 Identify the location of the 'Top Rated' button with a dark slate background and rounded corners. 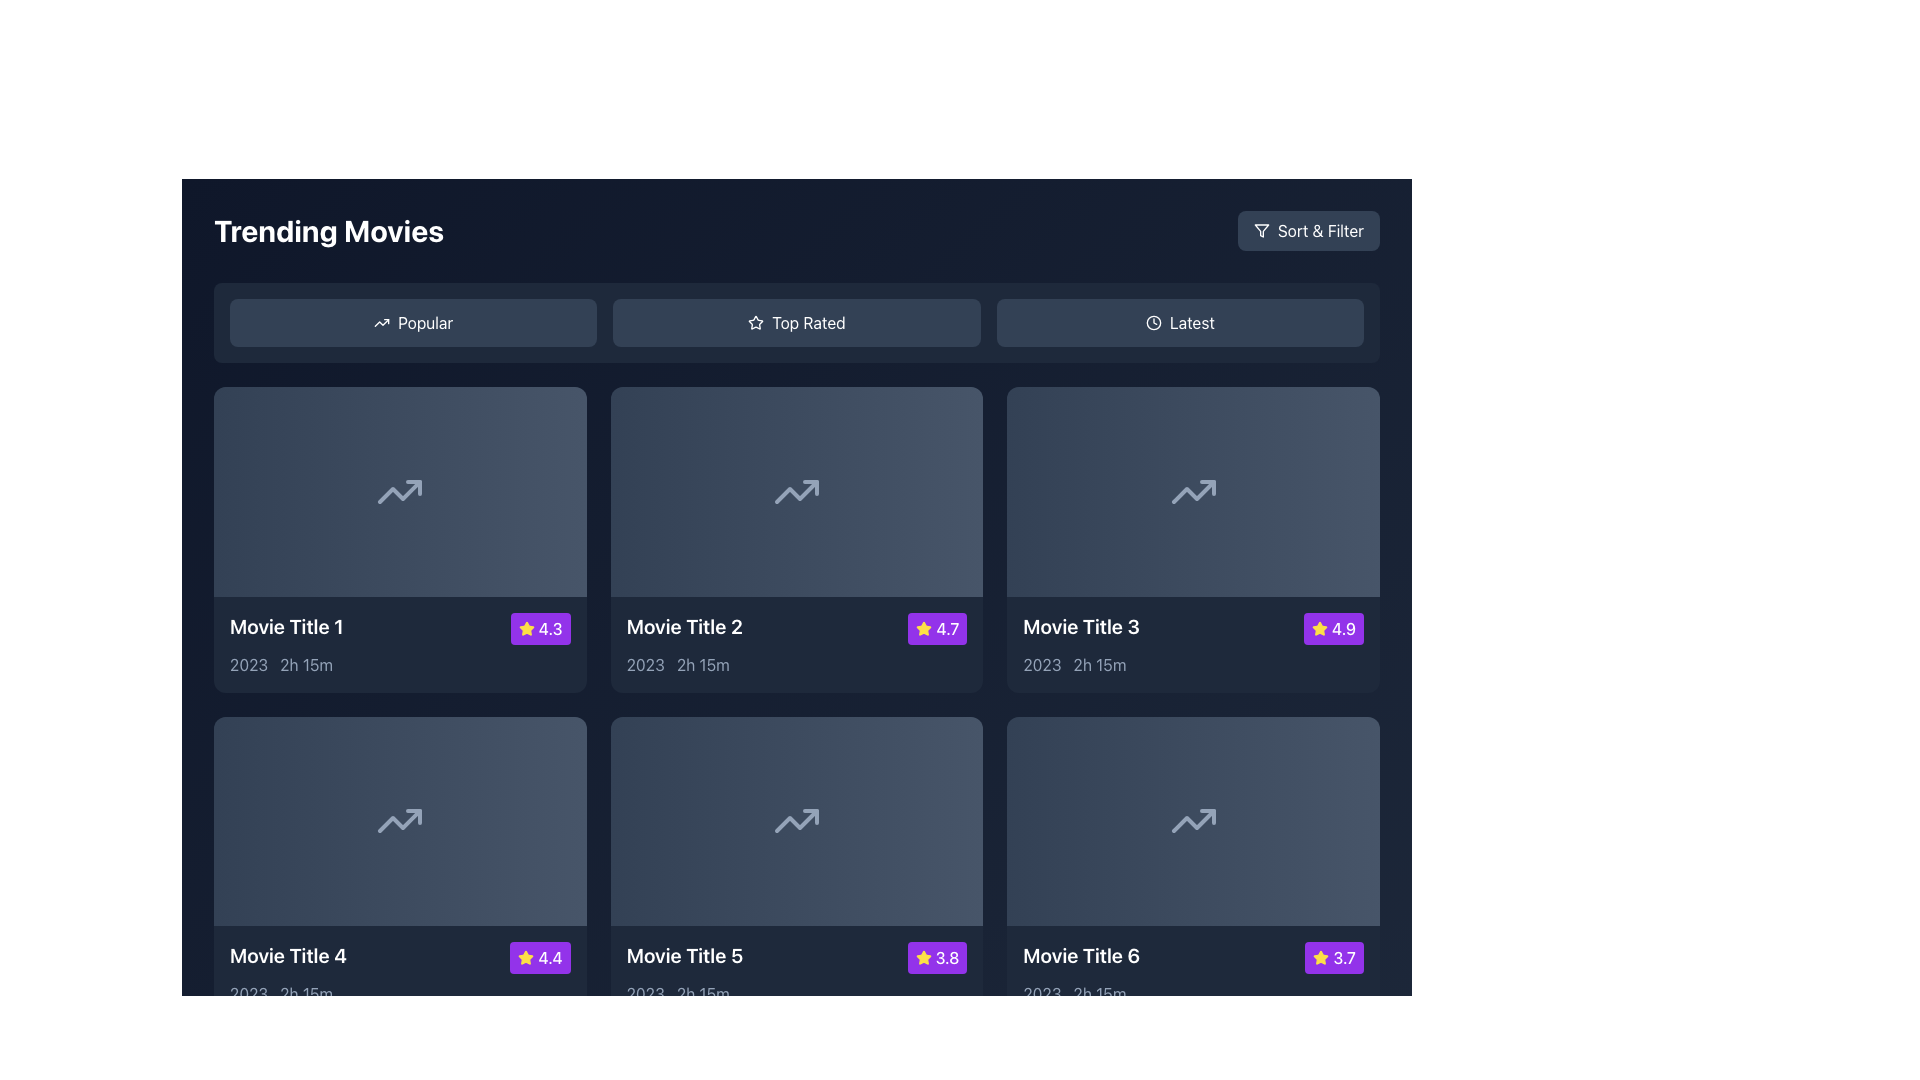
(795, 322).